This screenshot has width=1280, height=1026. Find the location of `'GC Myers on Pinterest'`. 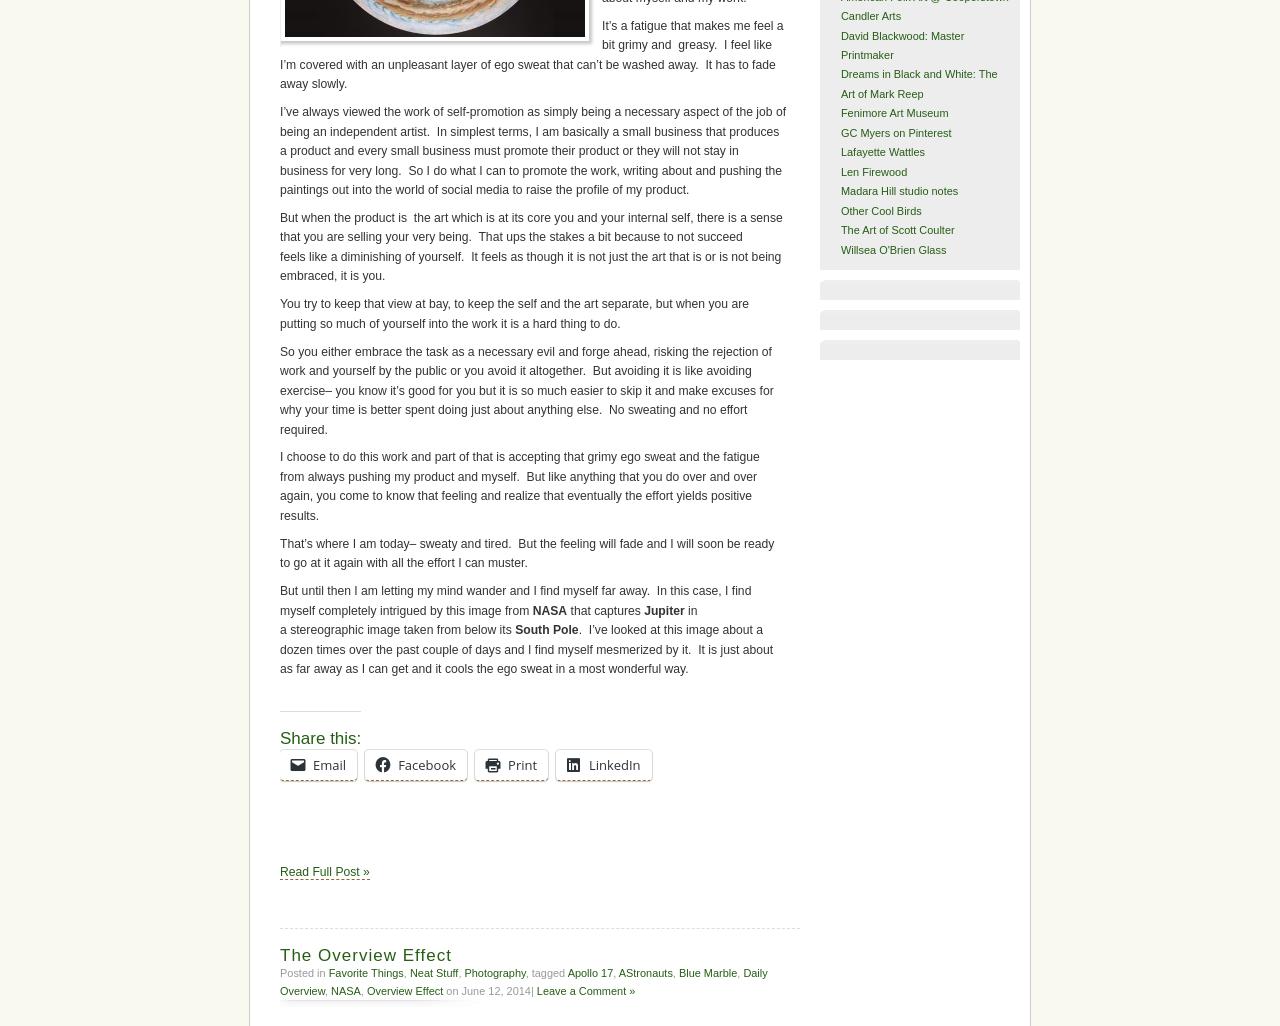

'GC Myers on Pinterest' is located at coordinates (894, 132).